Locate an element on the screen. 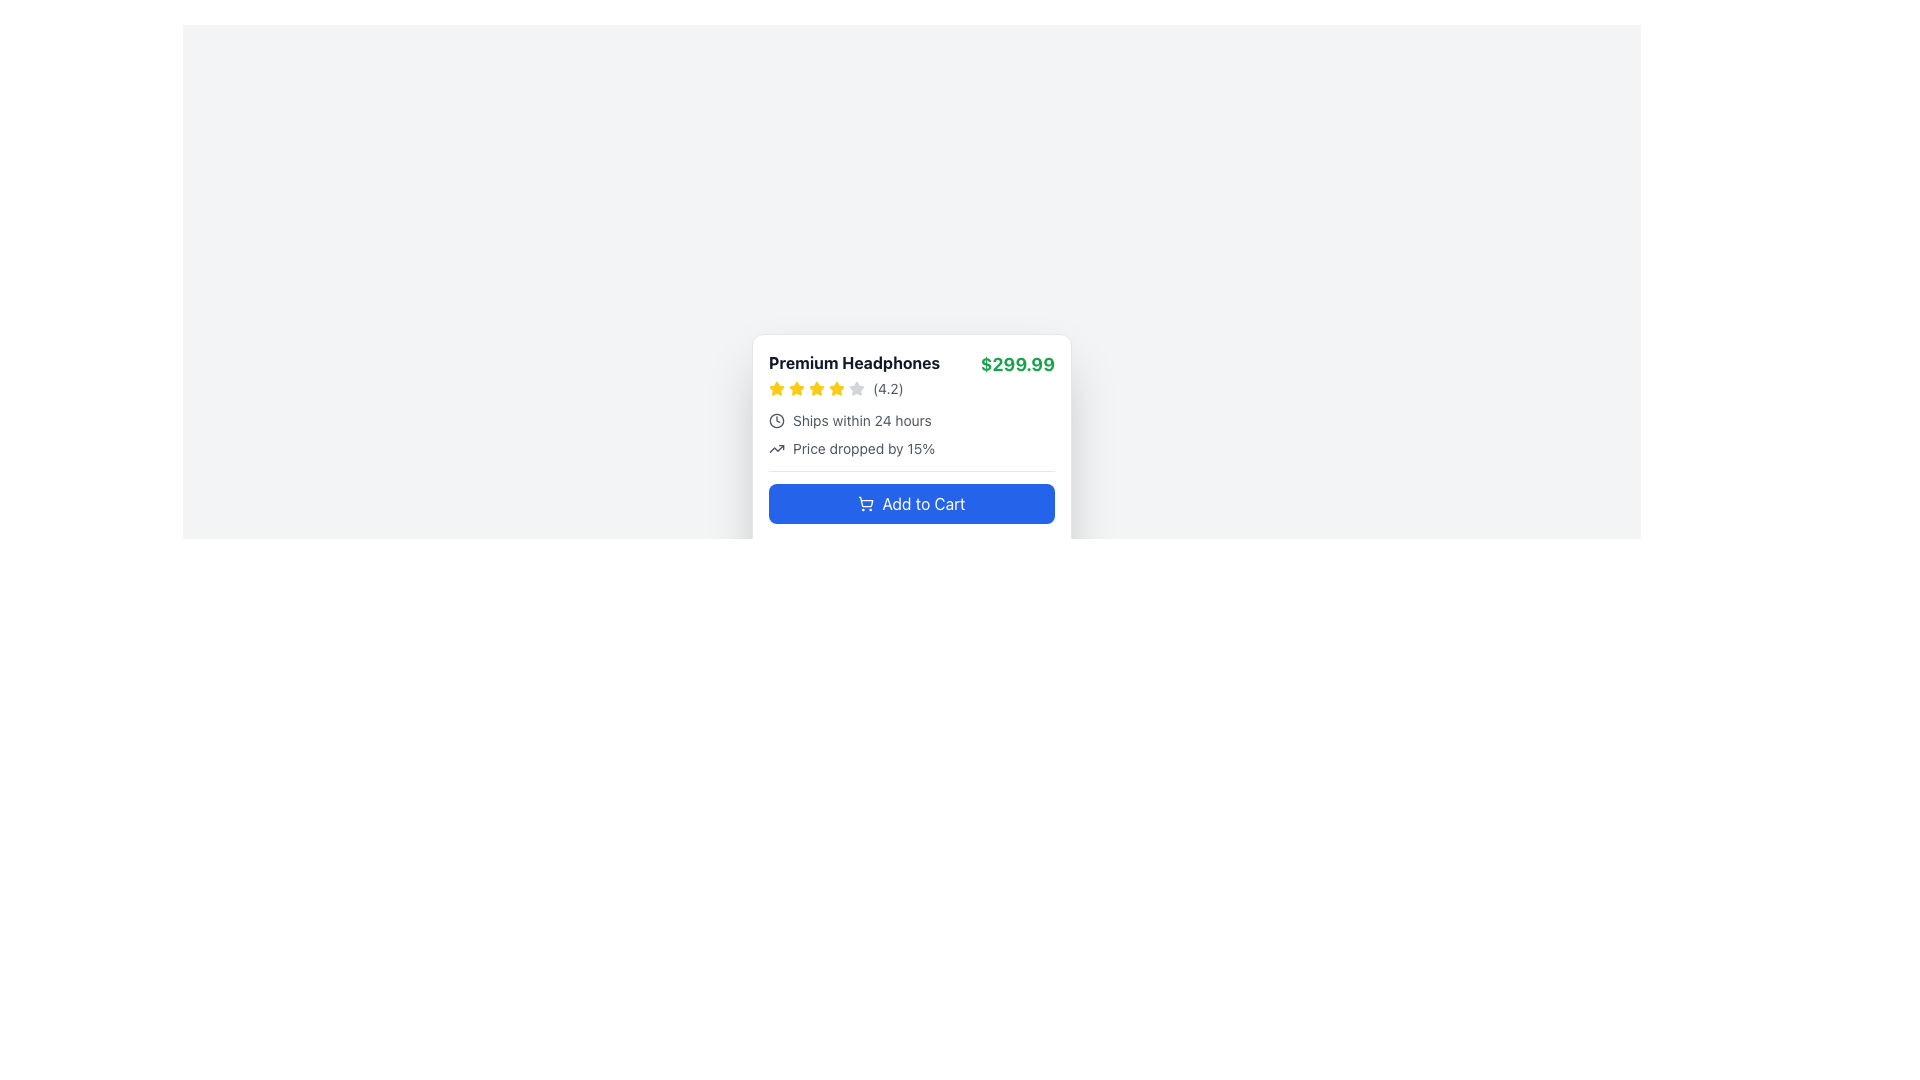 This screenshot has width=1920, height=1080. the price drop icon located to the left of the 'Price dropped by 15%' text to interact with the associated text is located at coordinates (776, 447).